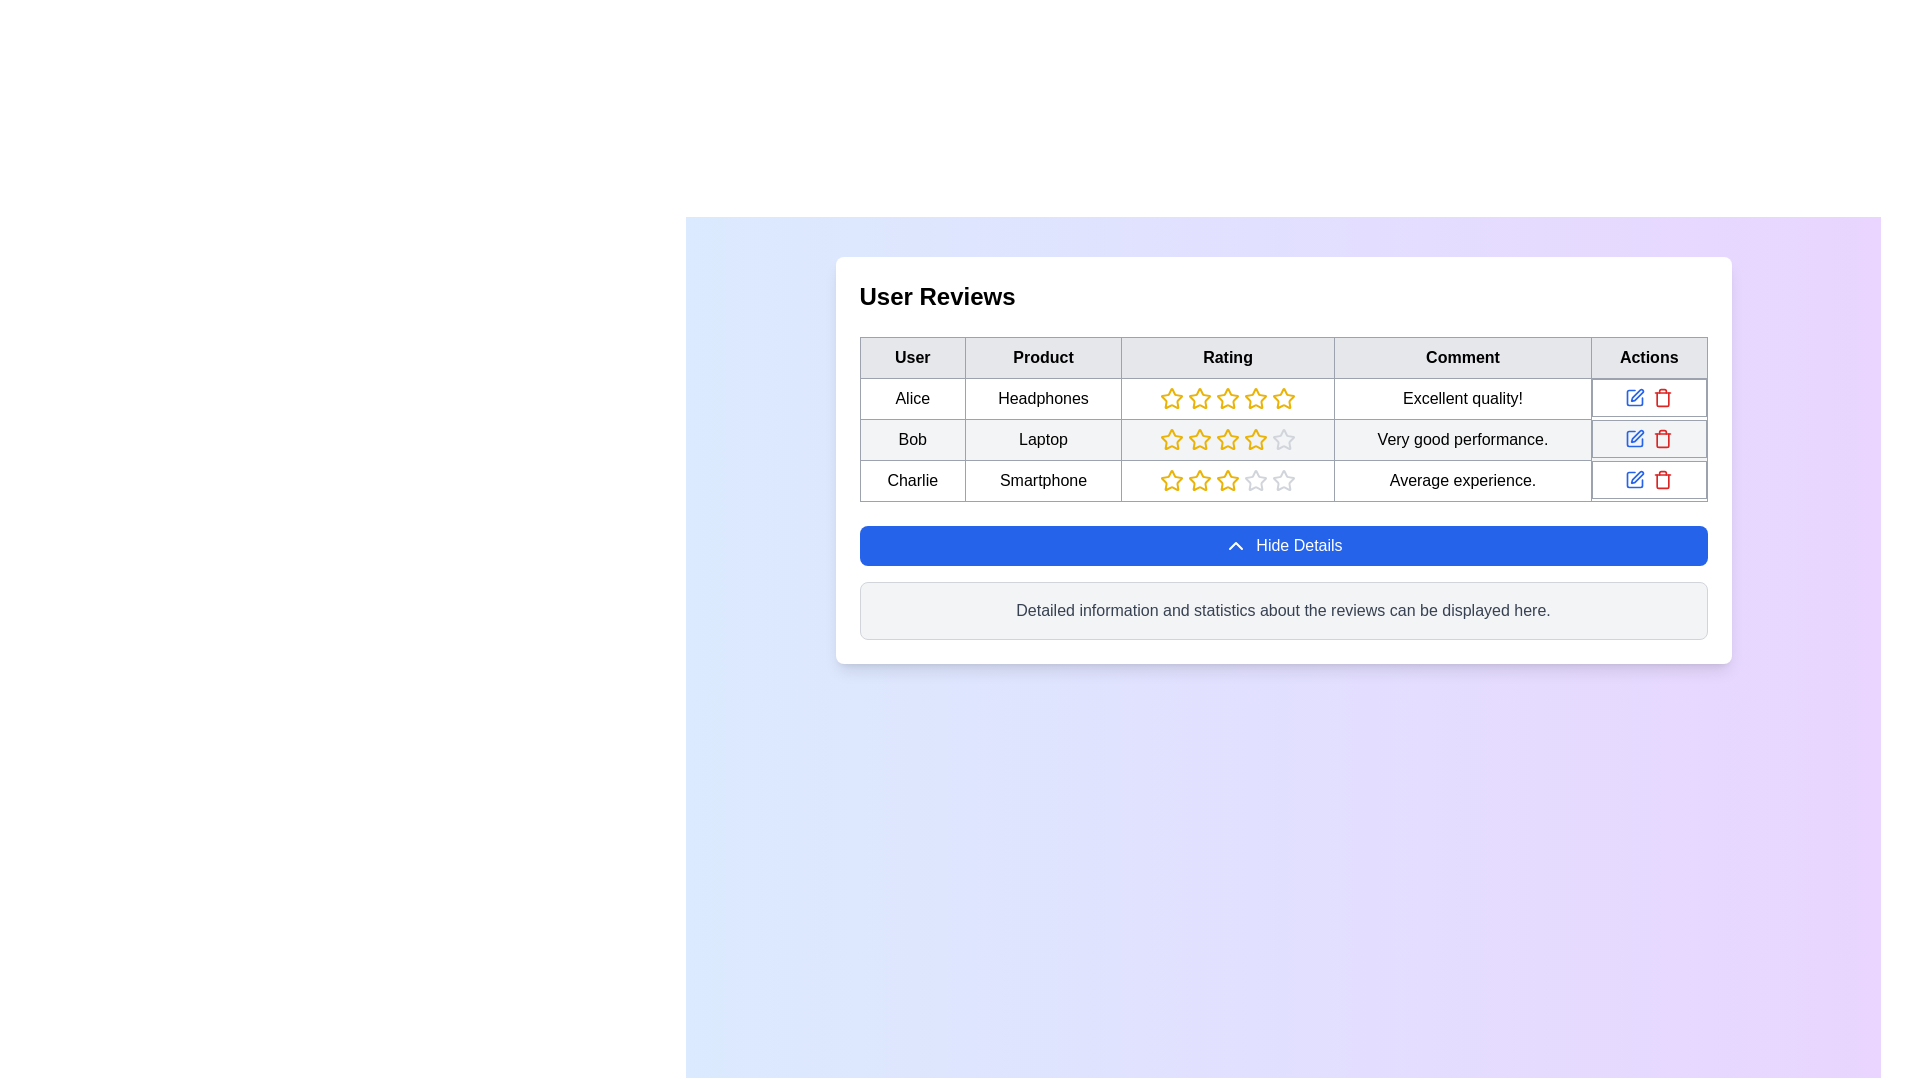 The height and width of the screenshot is (1080, 1920). Describe the element at coordinates (1042, 357) in the screenshot. I see `the 'Product' label, which is a rectangular button-like component with centered text and a gray border, positioned between the 'User' and 'Rating' components` at that location.